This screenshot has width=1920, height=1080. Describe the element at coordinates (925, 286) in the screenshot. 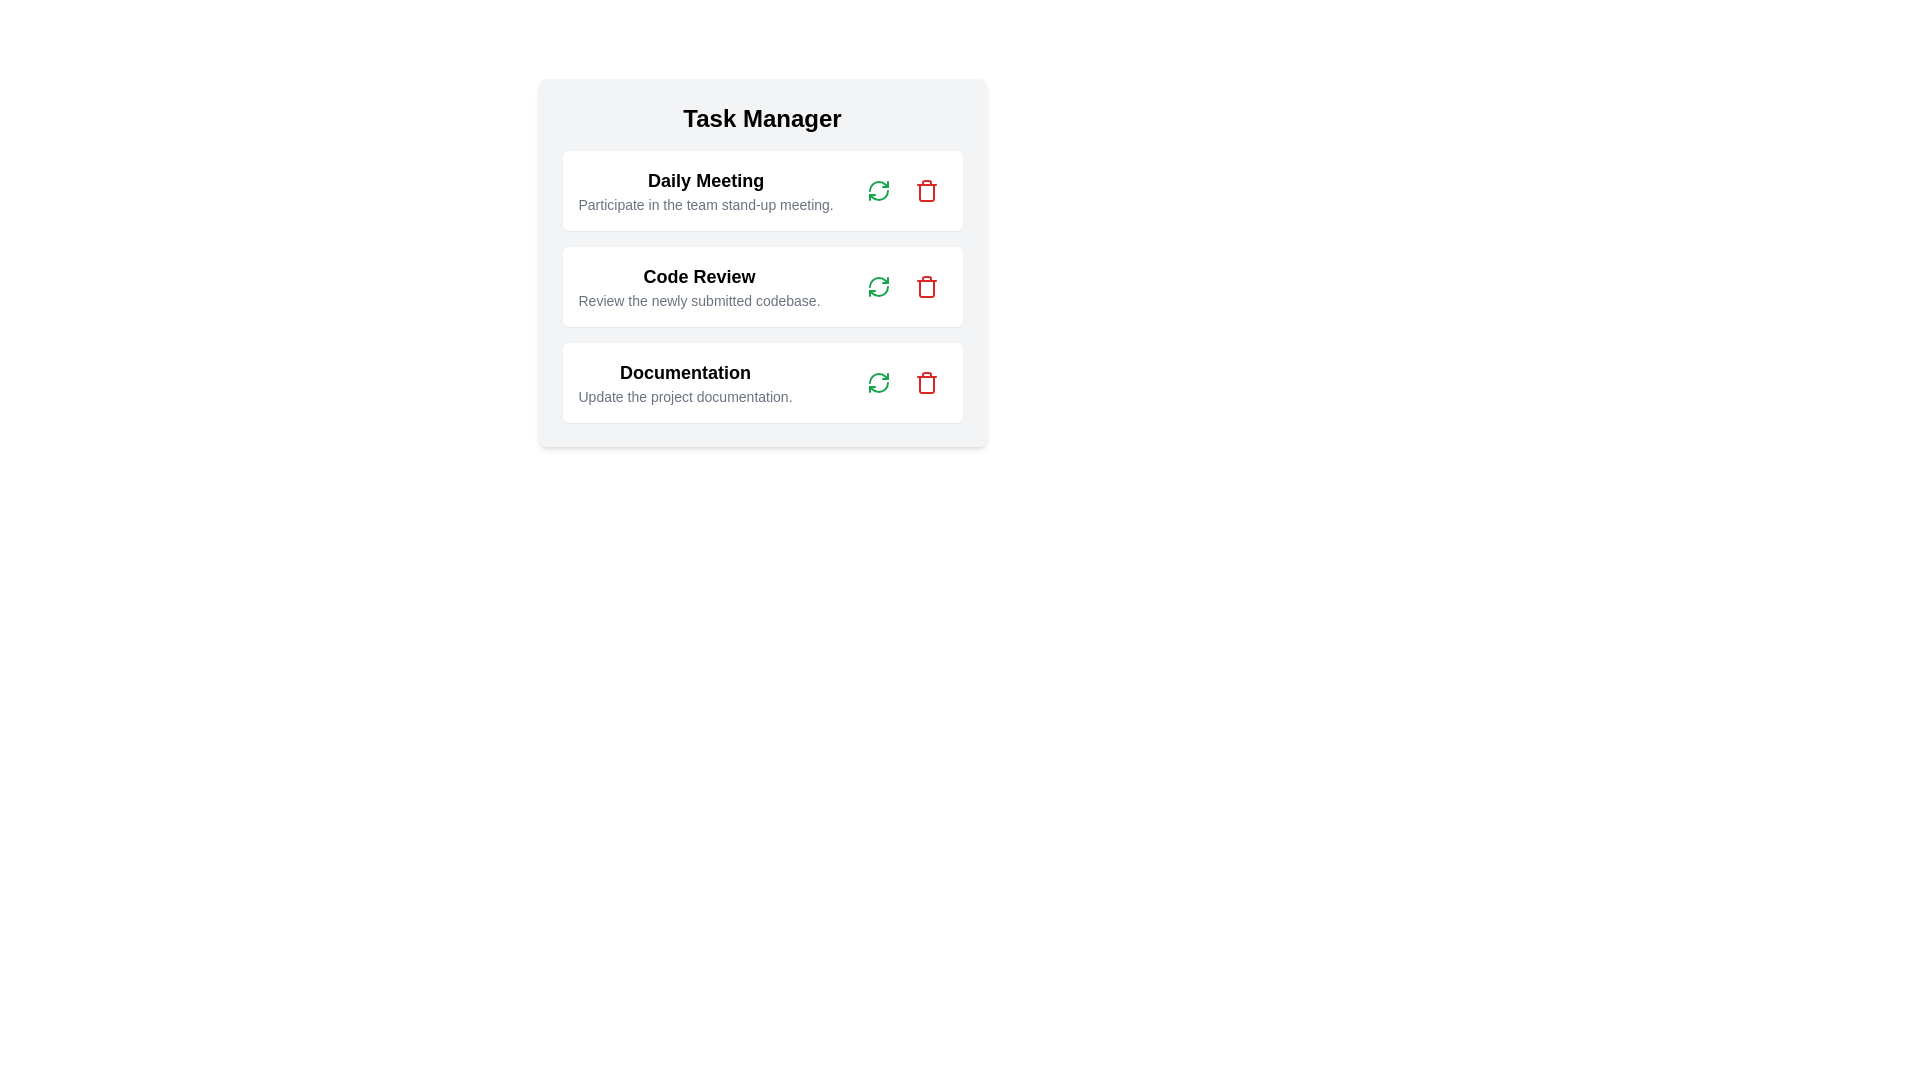

I see `the delete button for the 'Code Review' task, which is the third button aligned horizontally to the right of the task in the task list` at that location.